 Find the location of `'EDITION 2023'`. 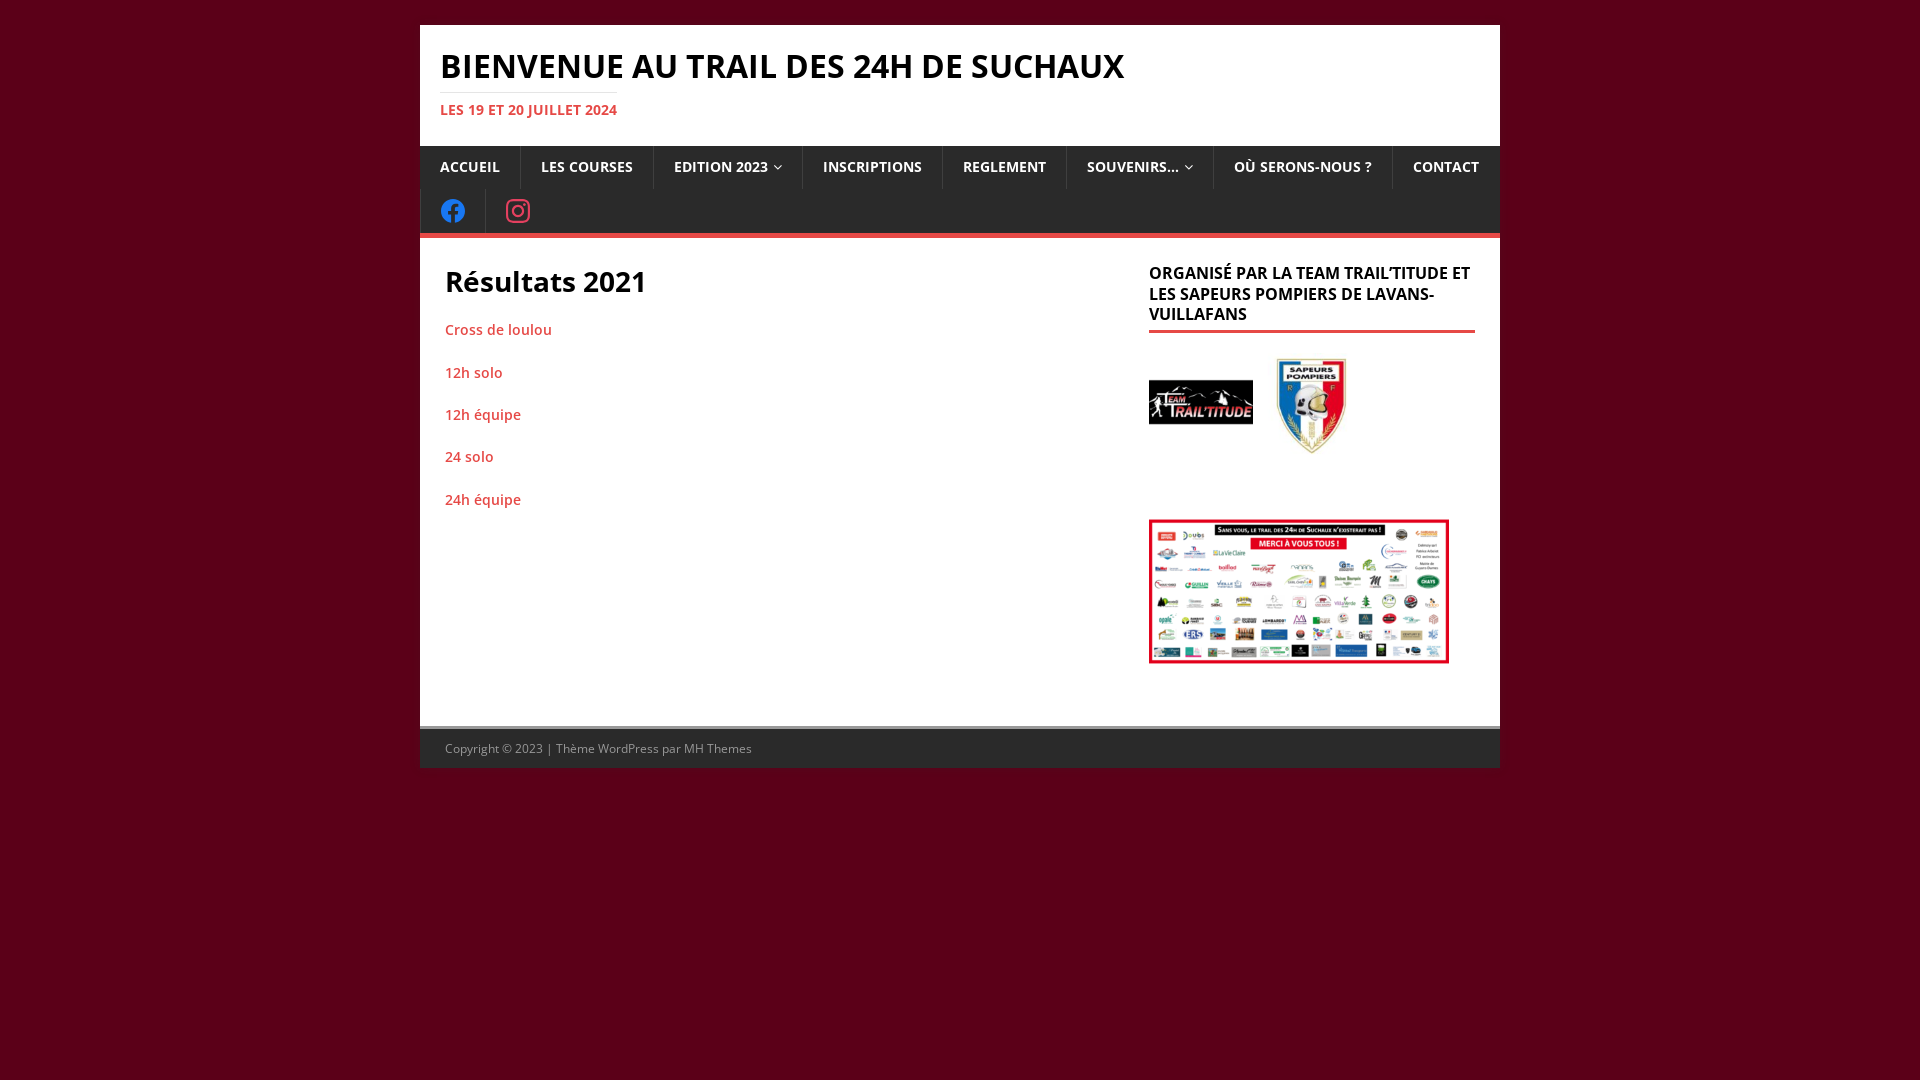

'EDITION 2023' is located at coordinates (726, 165).